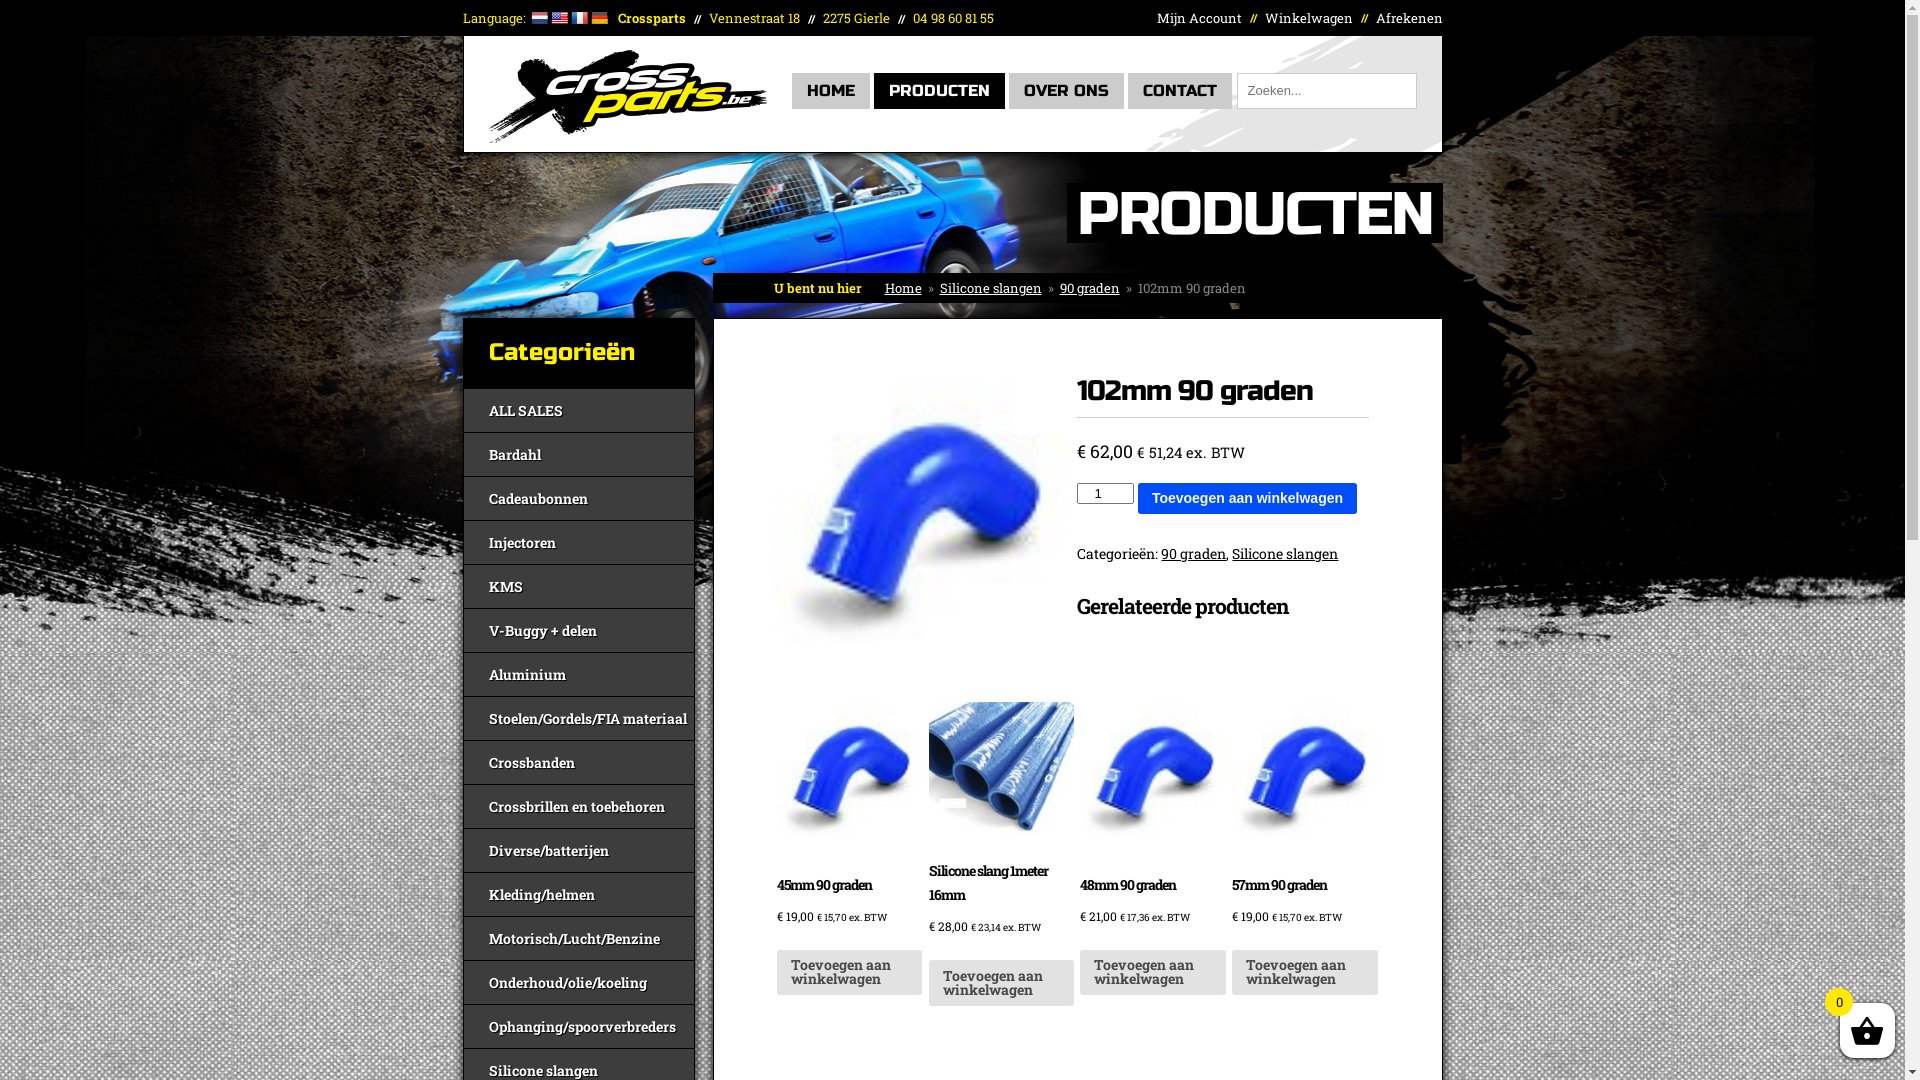 The width and height of the screenshot is (1920, 1080). What do you see at coordinates (463, 674) in the screenshot?
I see `'Aluminium'` at bounding box center [463, 674].